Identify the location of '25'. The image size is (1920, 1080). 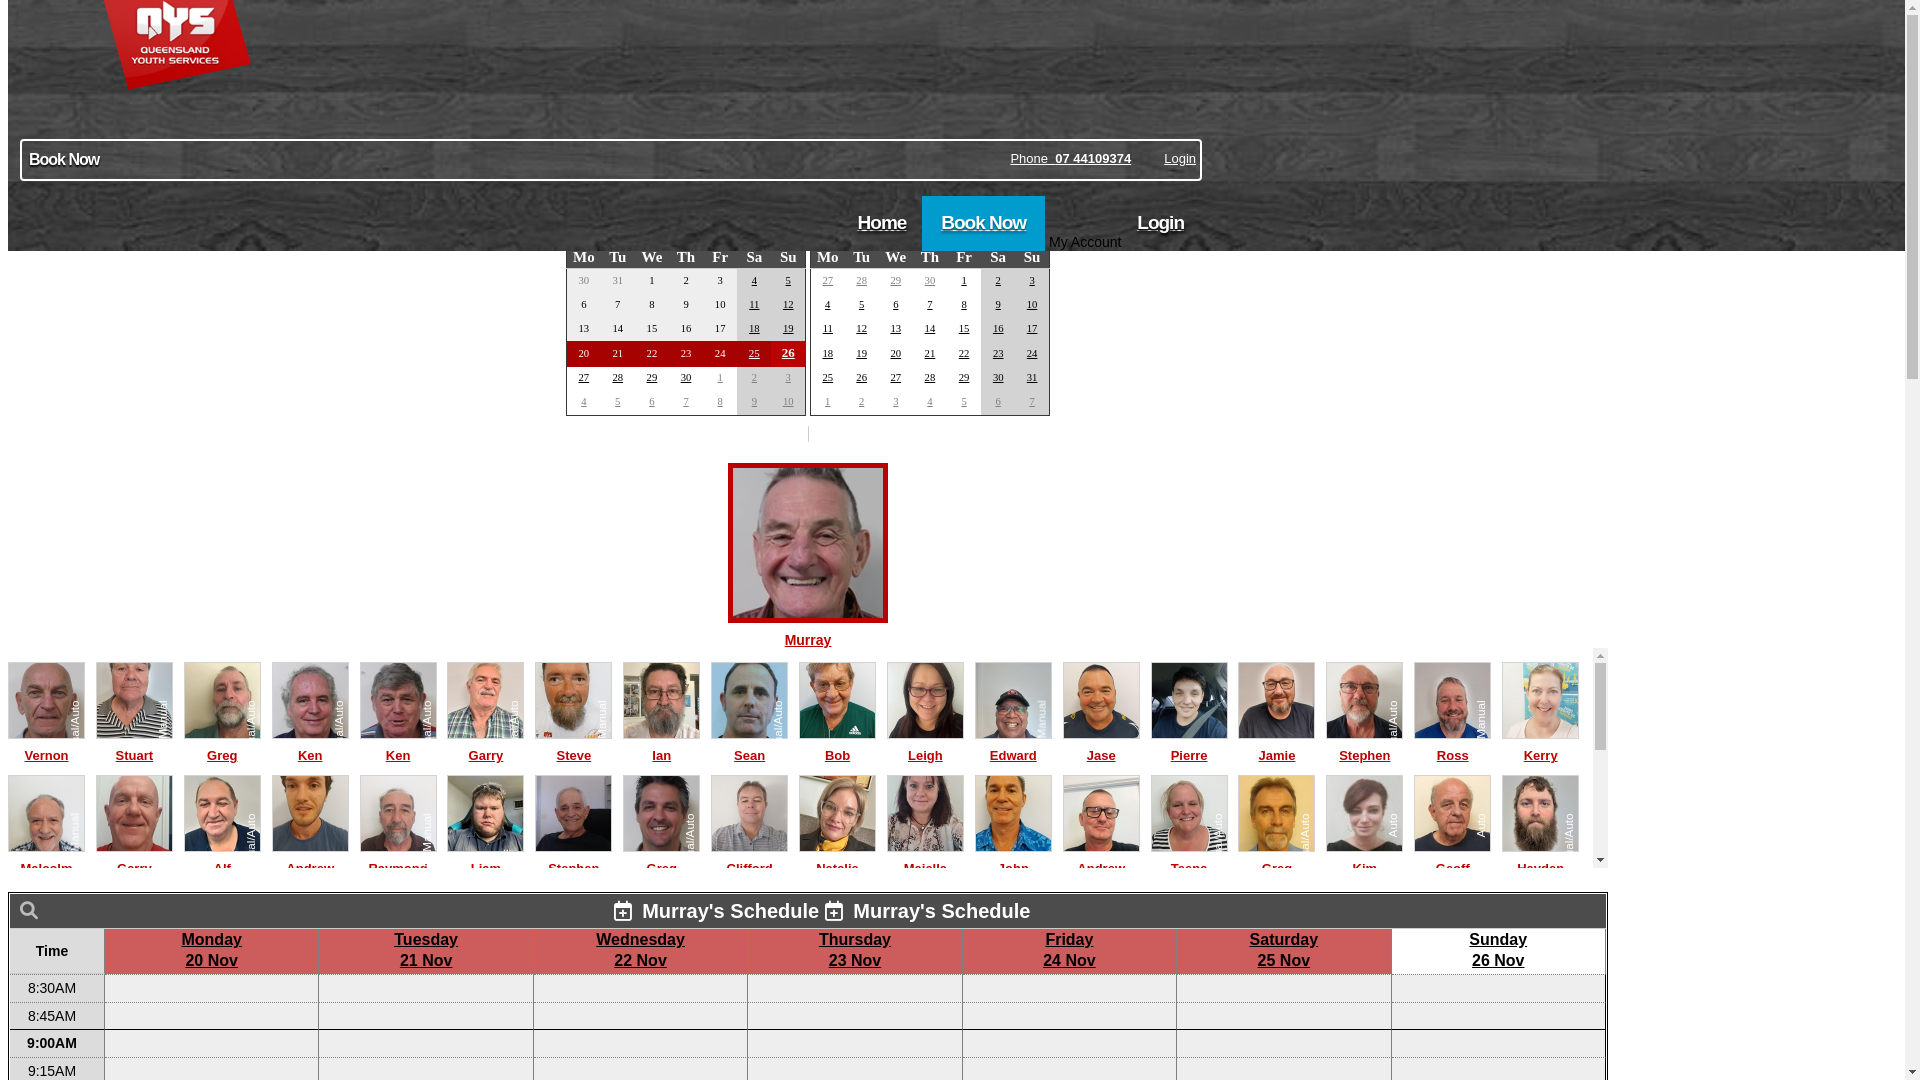
(753, 352).